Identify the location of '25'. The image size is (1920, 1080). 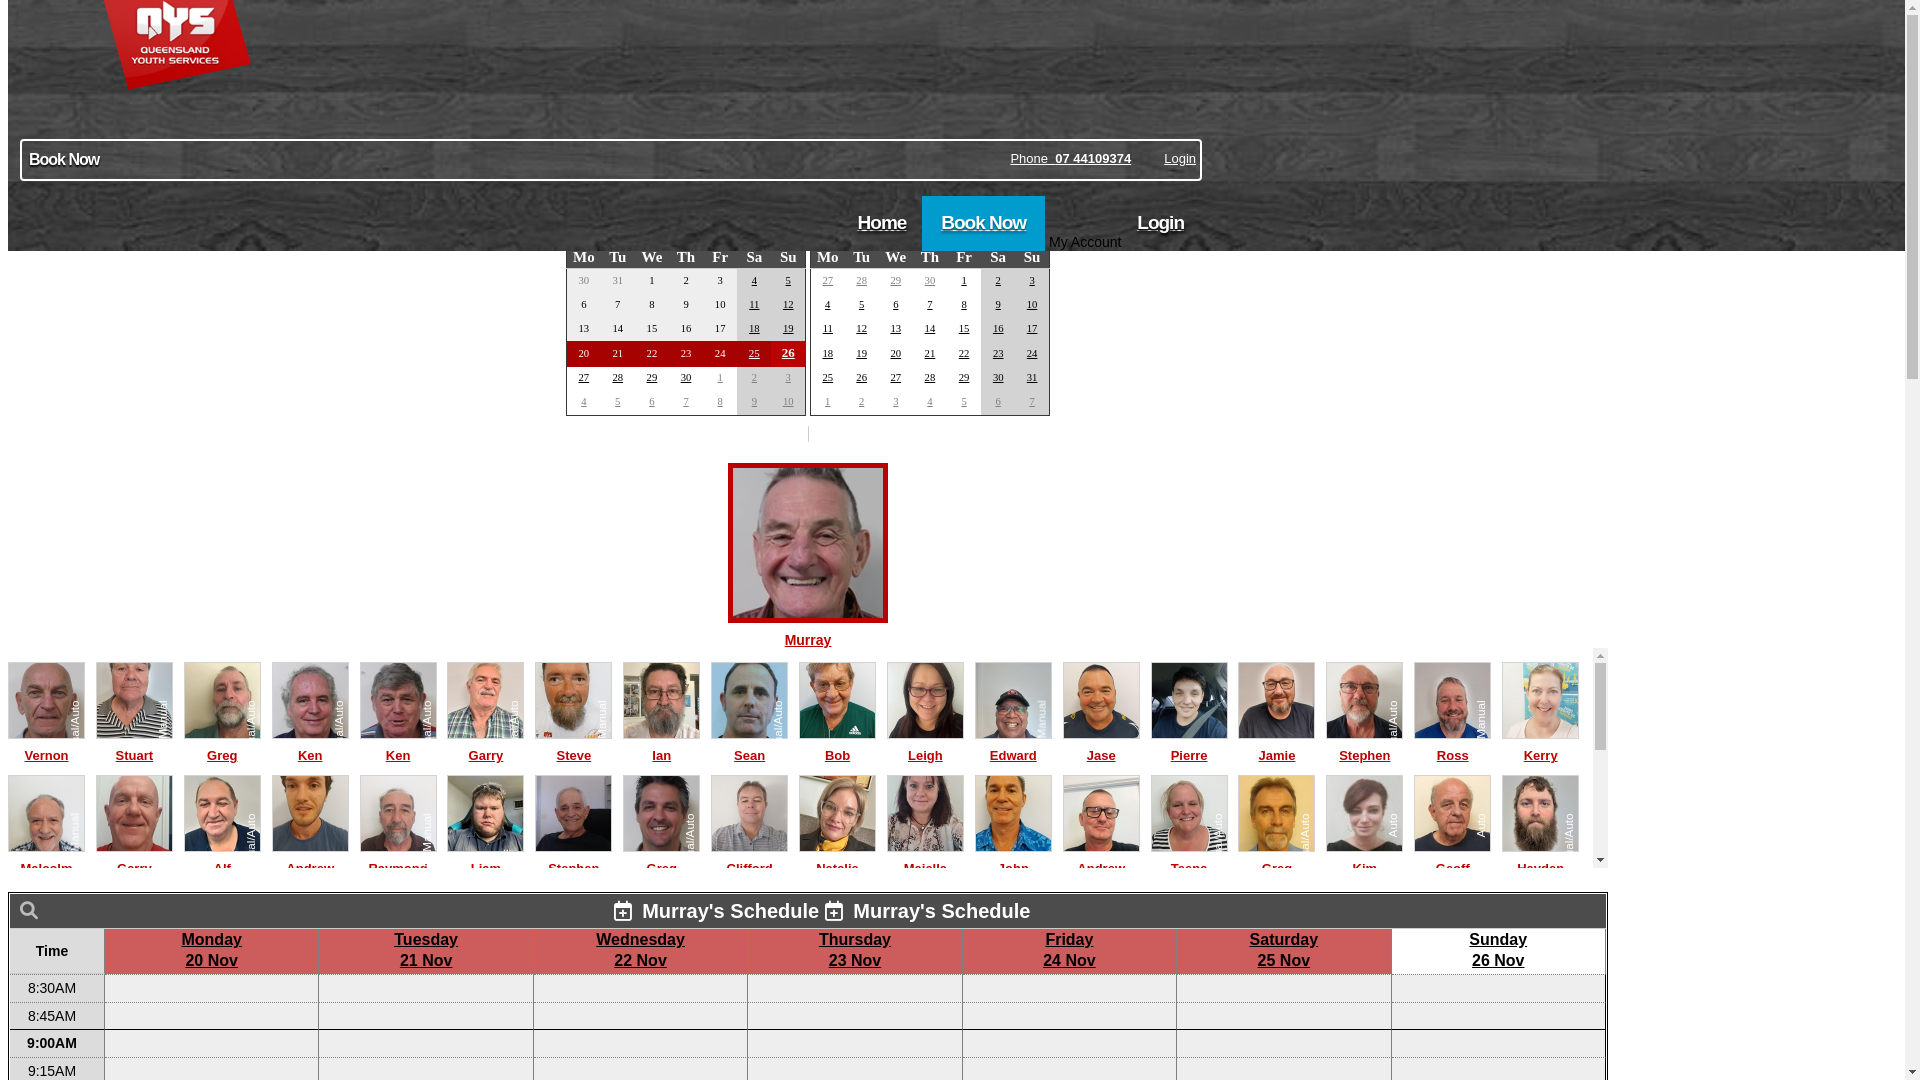
(753, 352).